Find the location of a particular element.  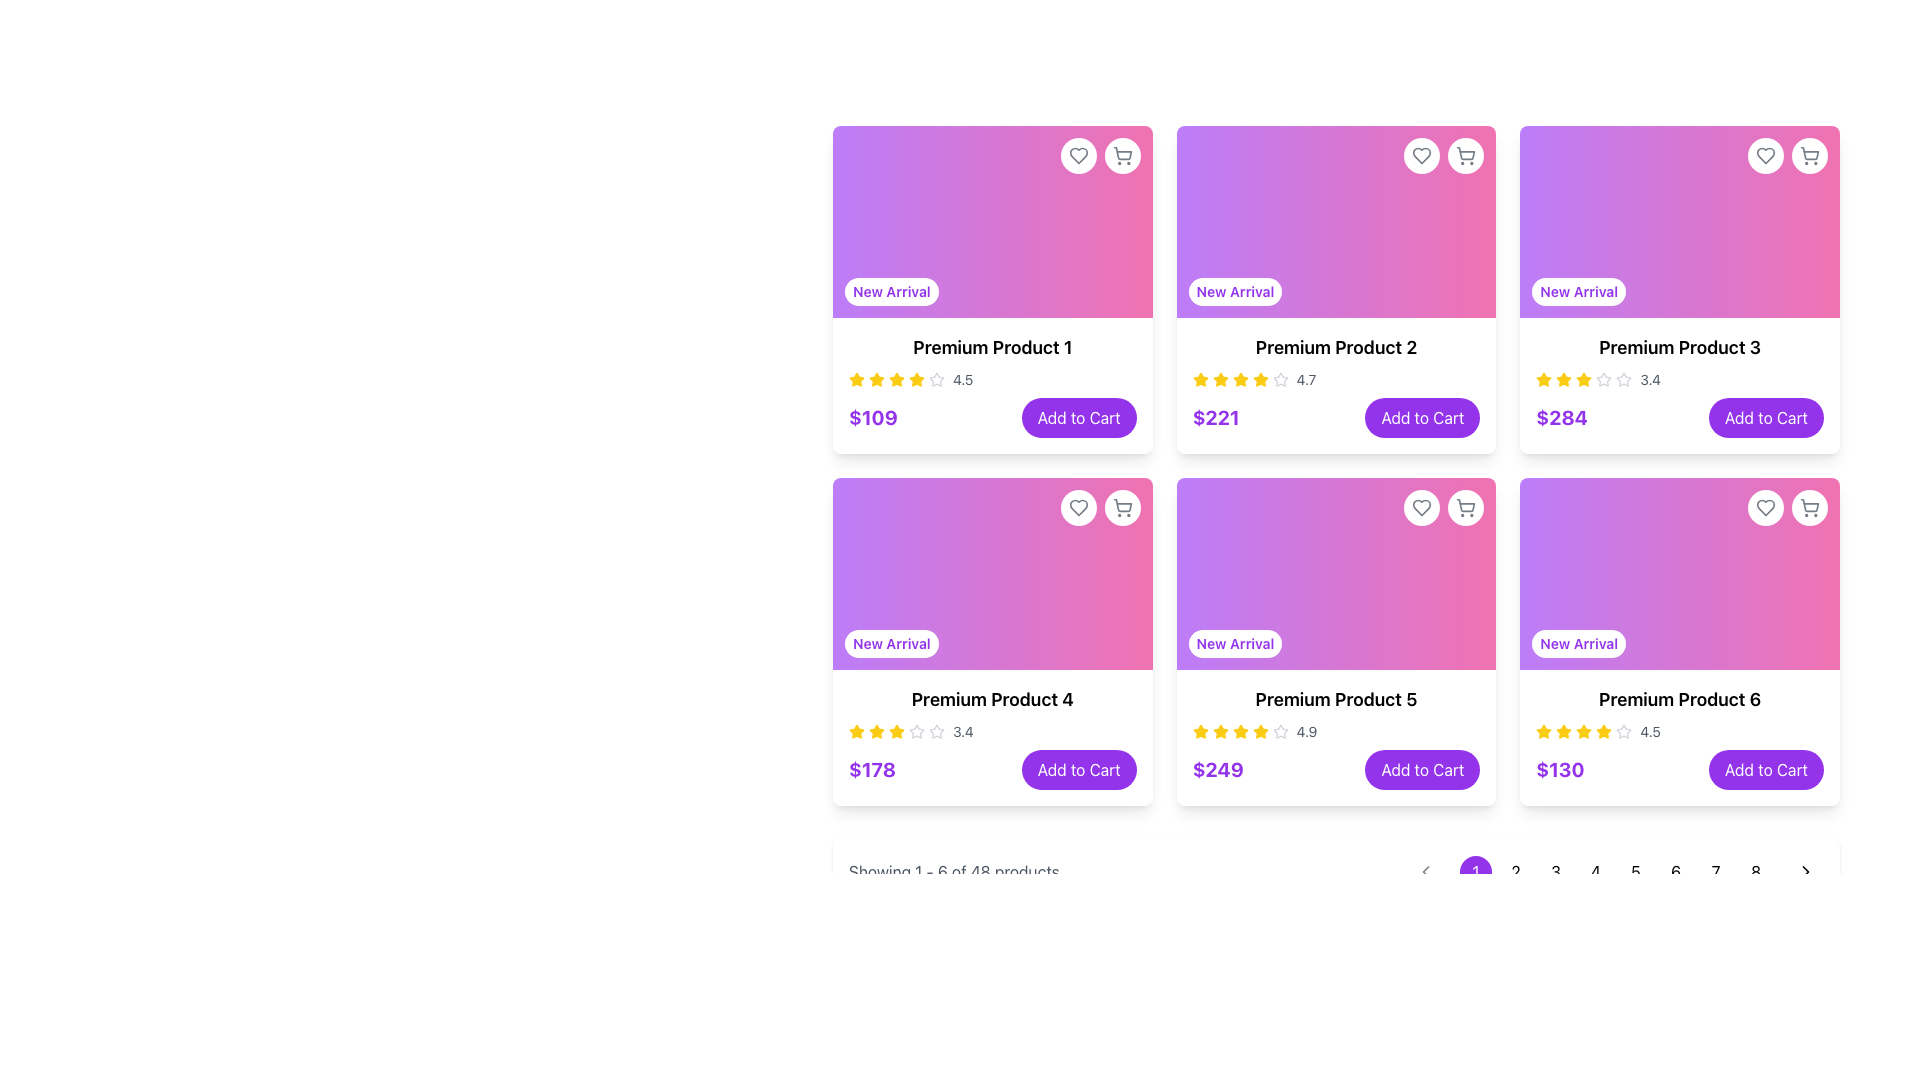

the shopping cart icon located in the upper-right corner of the 'Premium Product 5' card is located at coordinates (1466, 507).